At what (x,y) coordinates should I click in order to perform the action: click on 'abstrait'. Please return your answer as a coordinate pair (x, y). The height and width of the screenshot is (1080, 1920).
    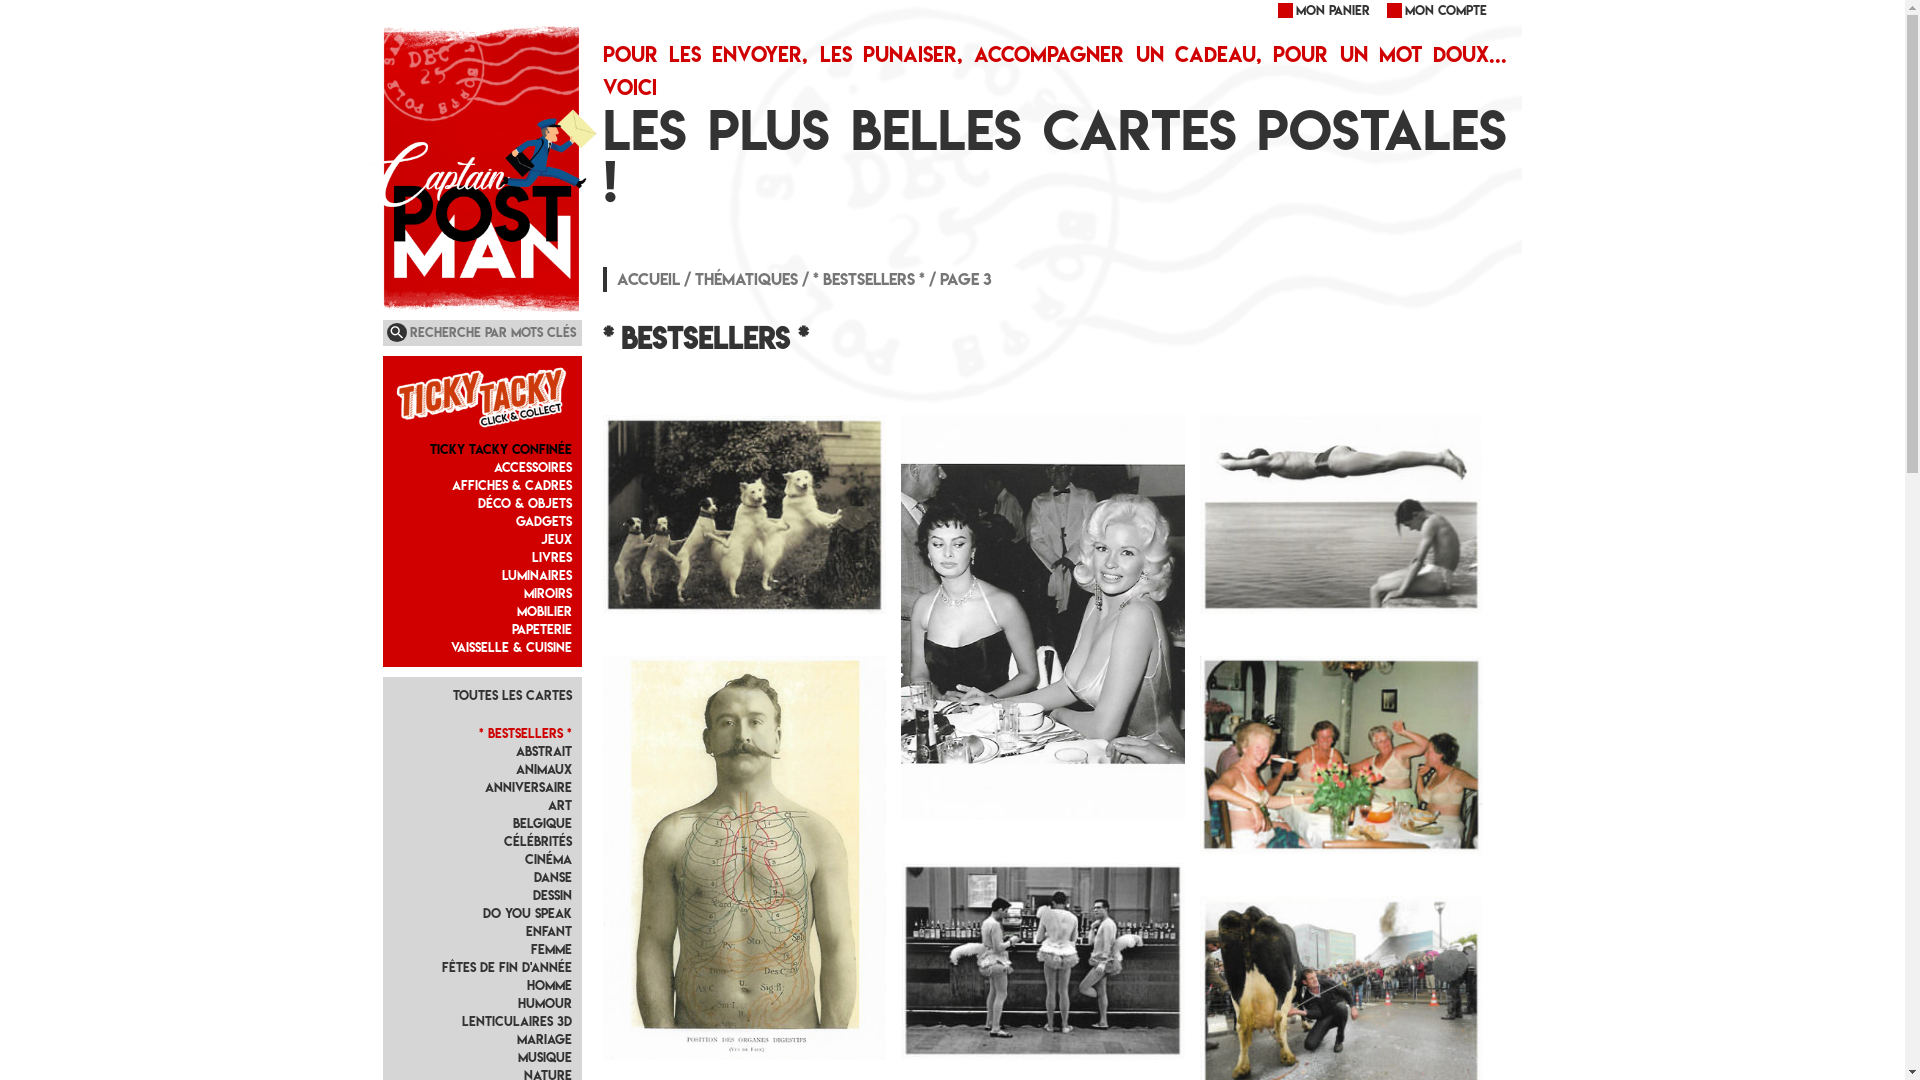
    Looking at the image, I should click on (515, 751).